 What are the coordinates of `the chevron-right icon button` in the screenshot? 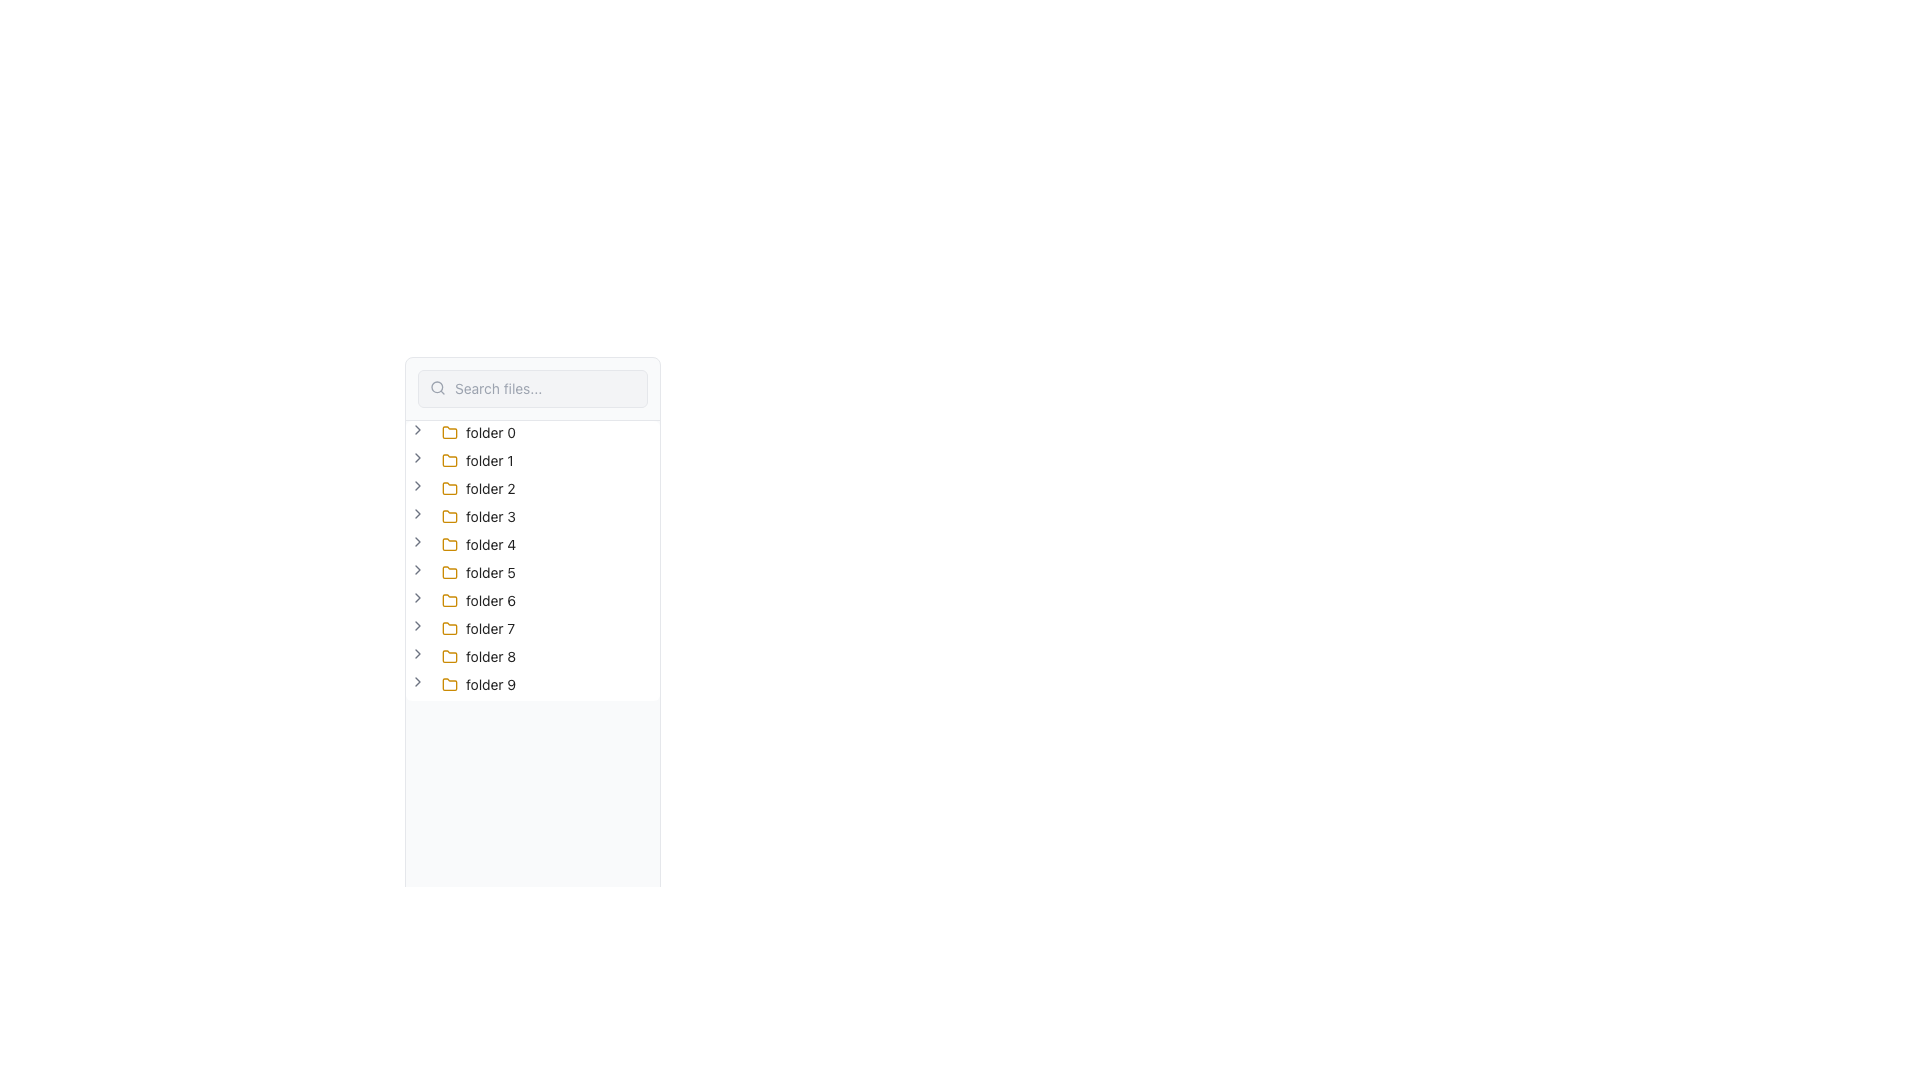 It's located at (416, 624).